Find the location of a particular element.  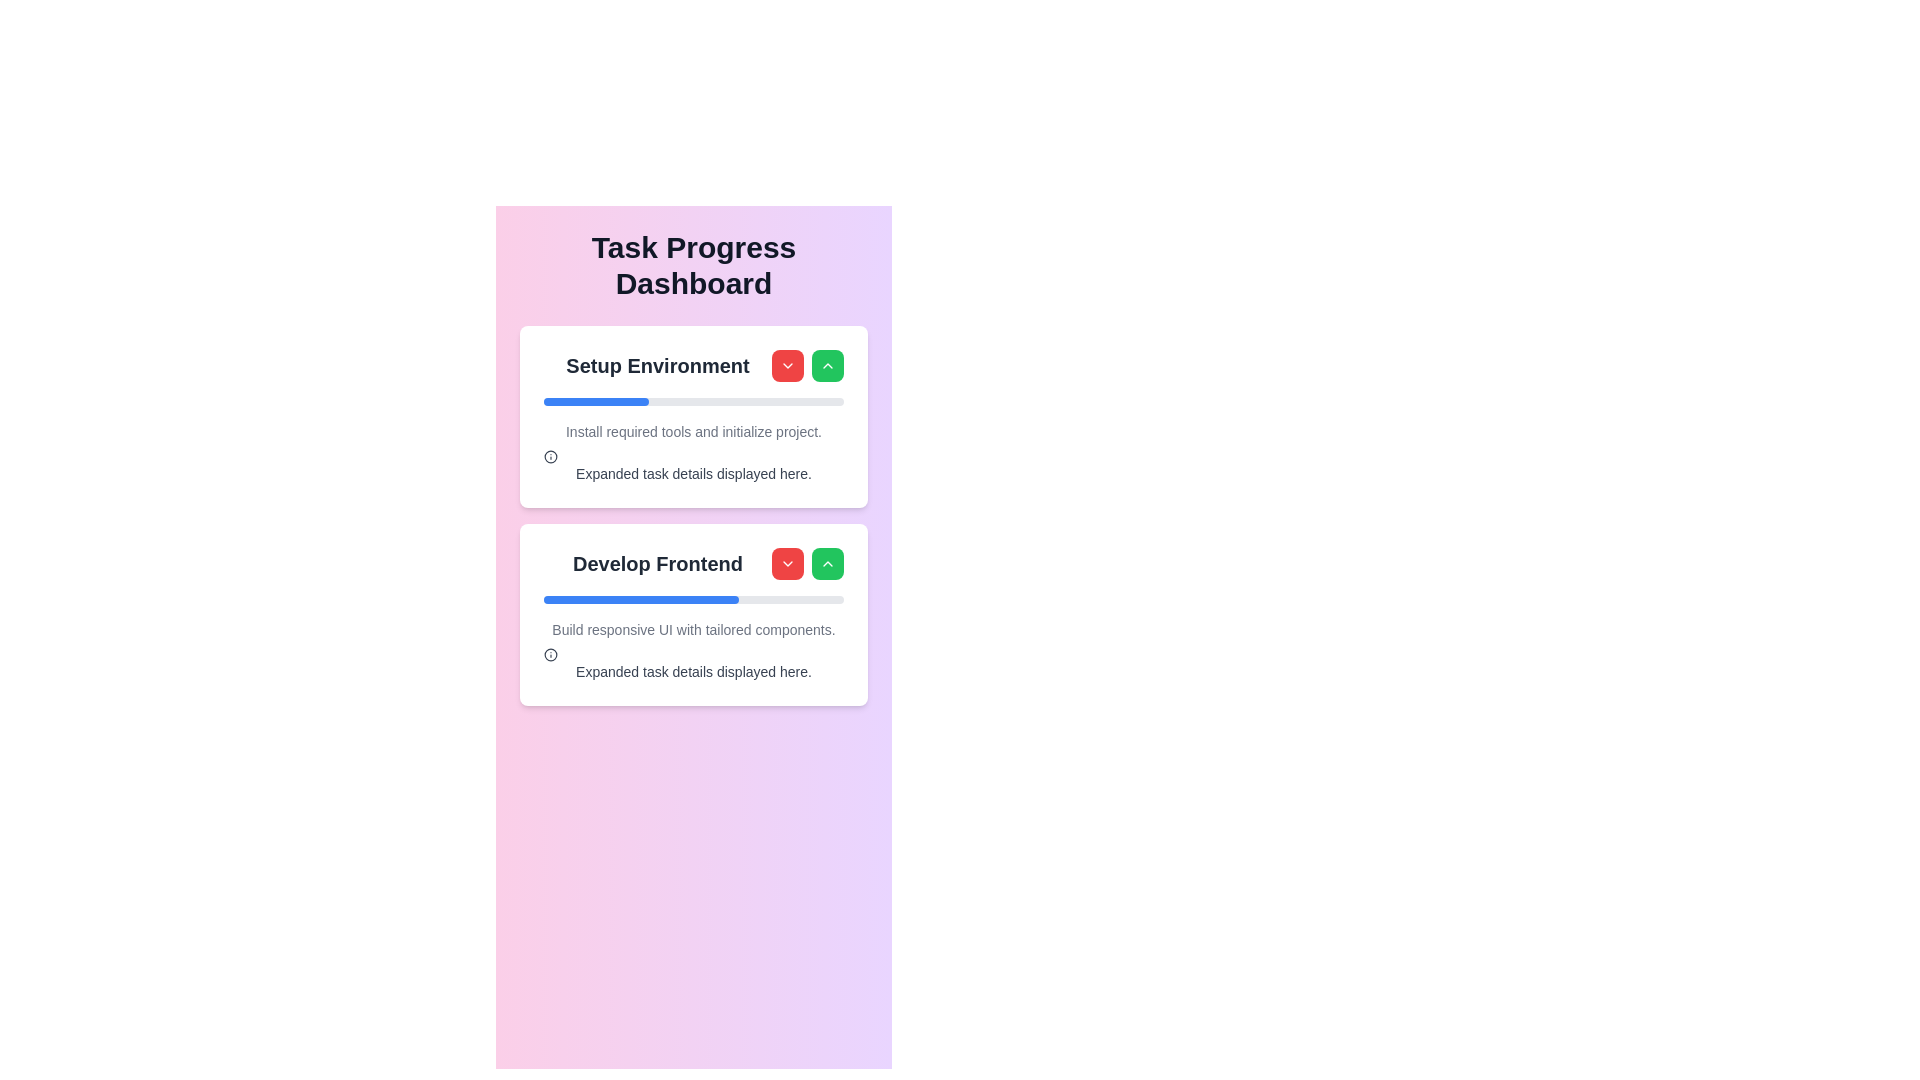

the circular outline of the 'info' icon is located at coordinates (551, 456).